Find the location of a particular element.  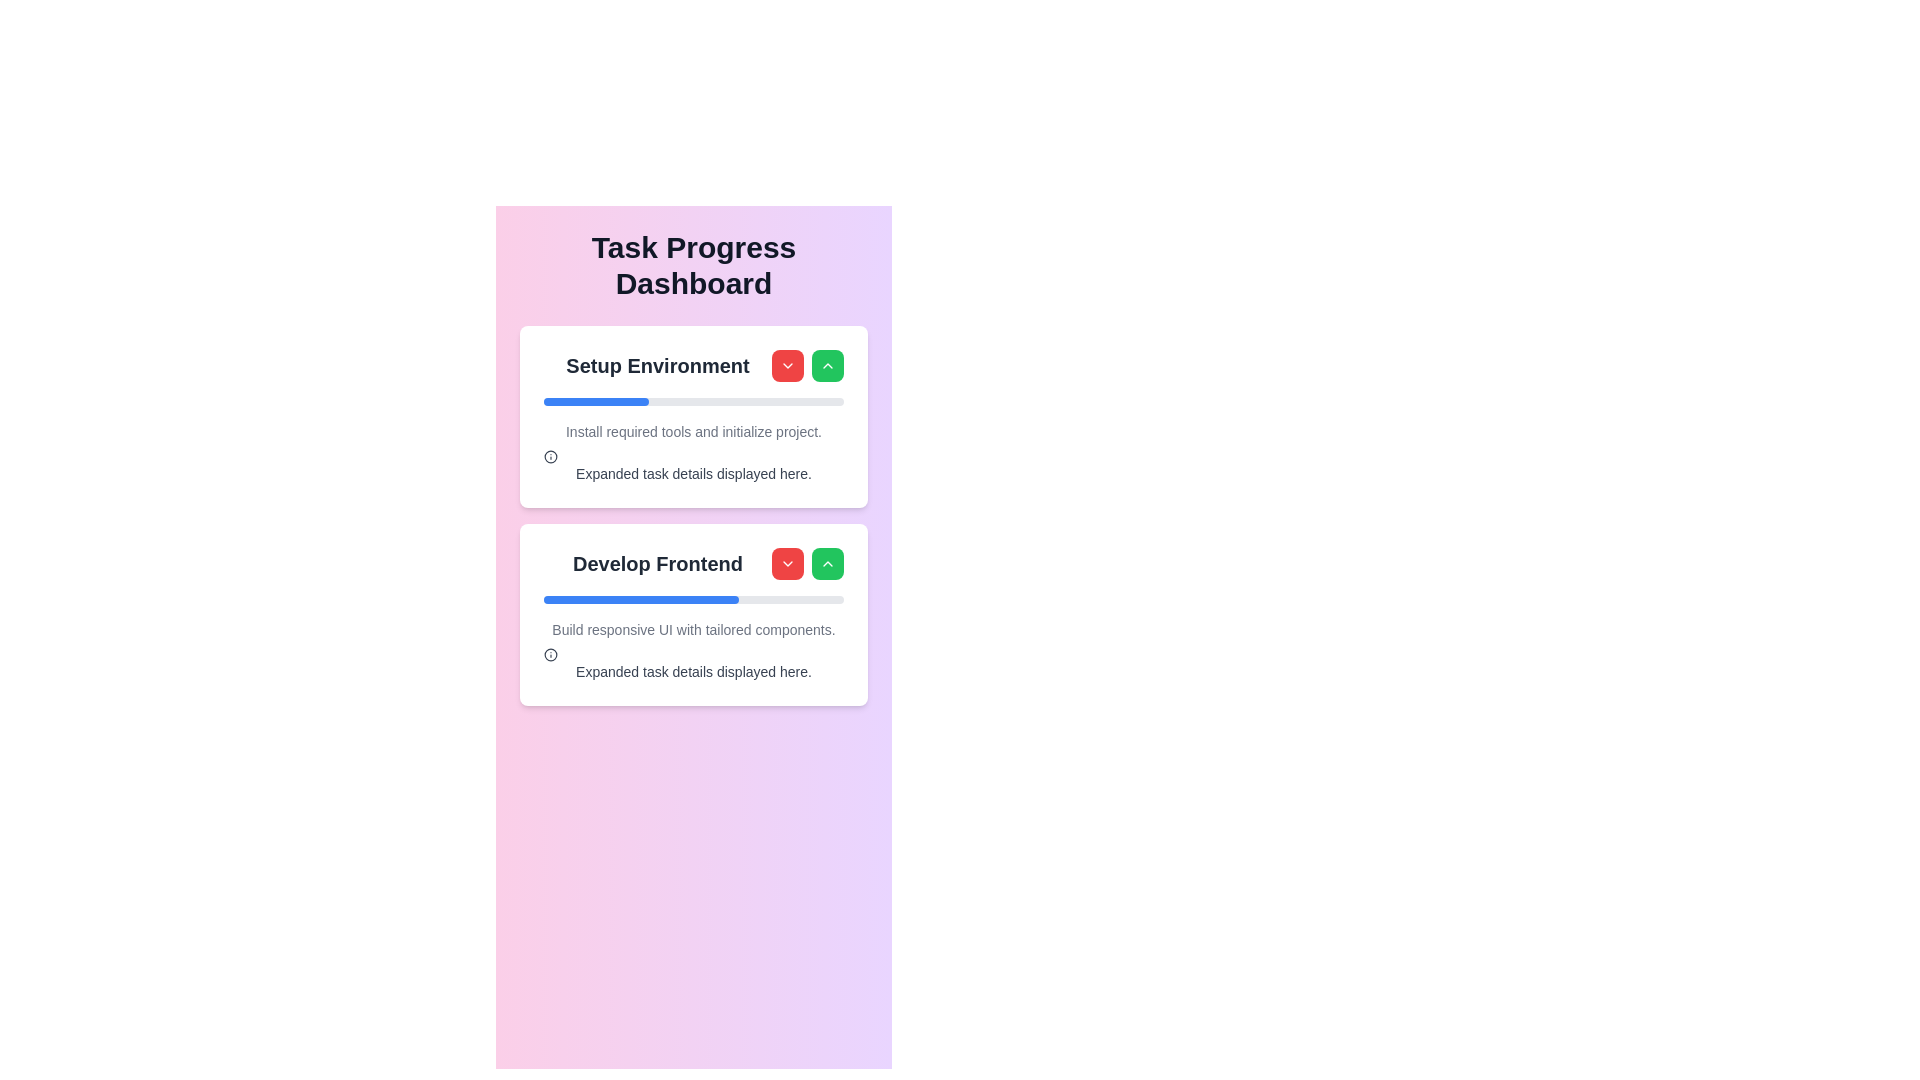

the circular outline of the 'info' icon is located at coordinates (551, 456).